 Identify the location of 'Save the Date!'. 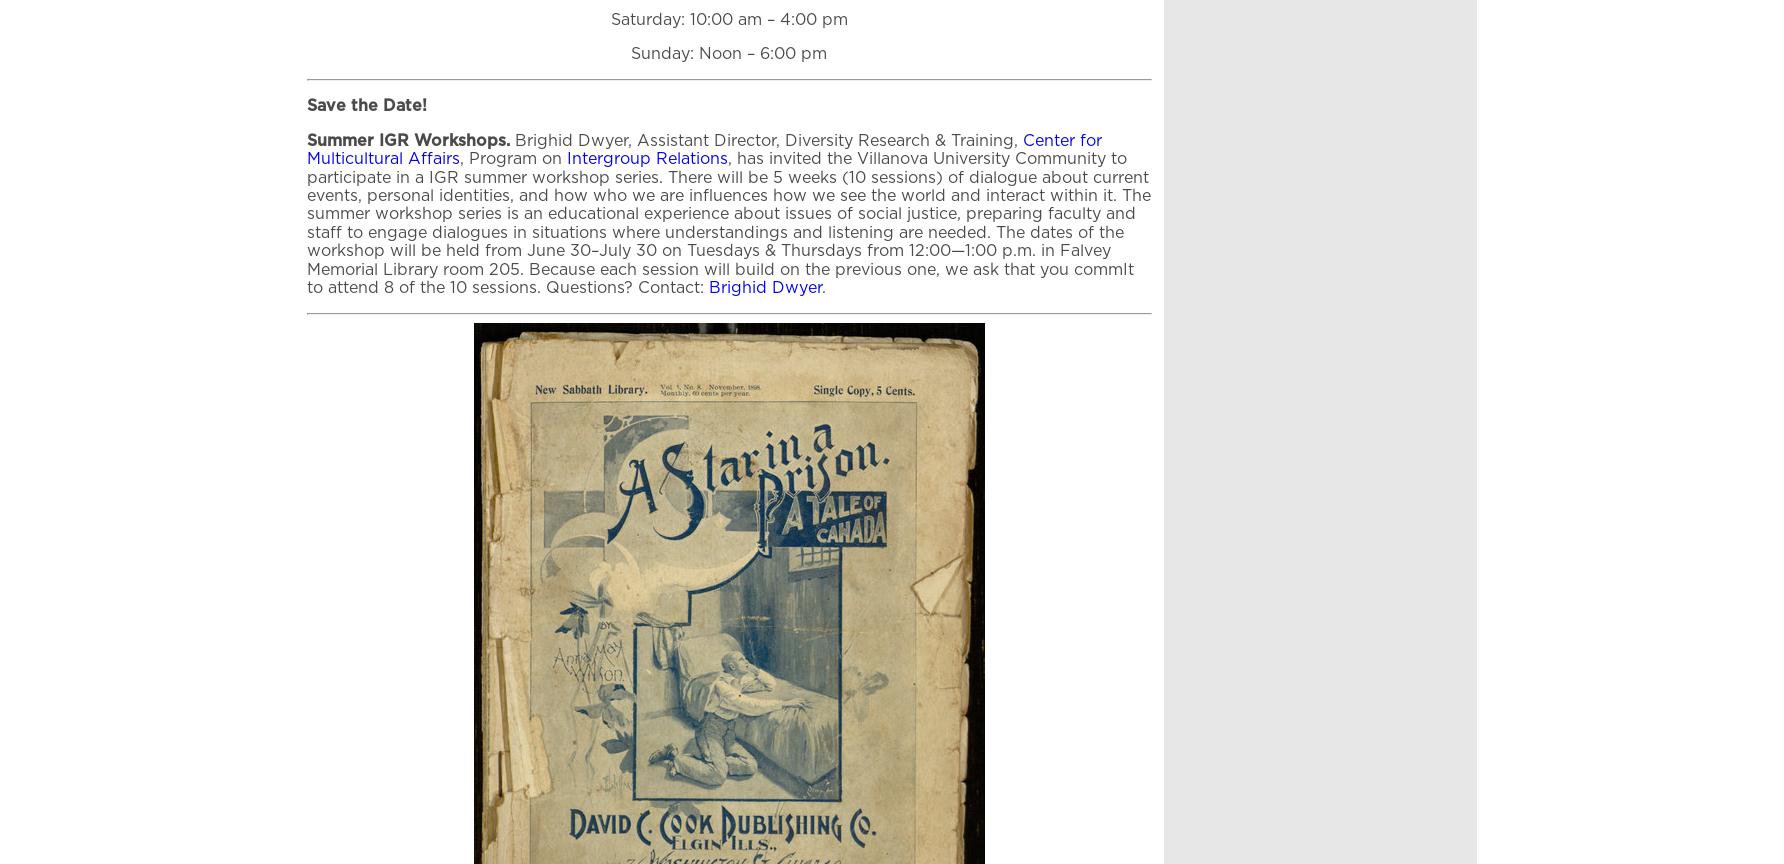
(365, 106).